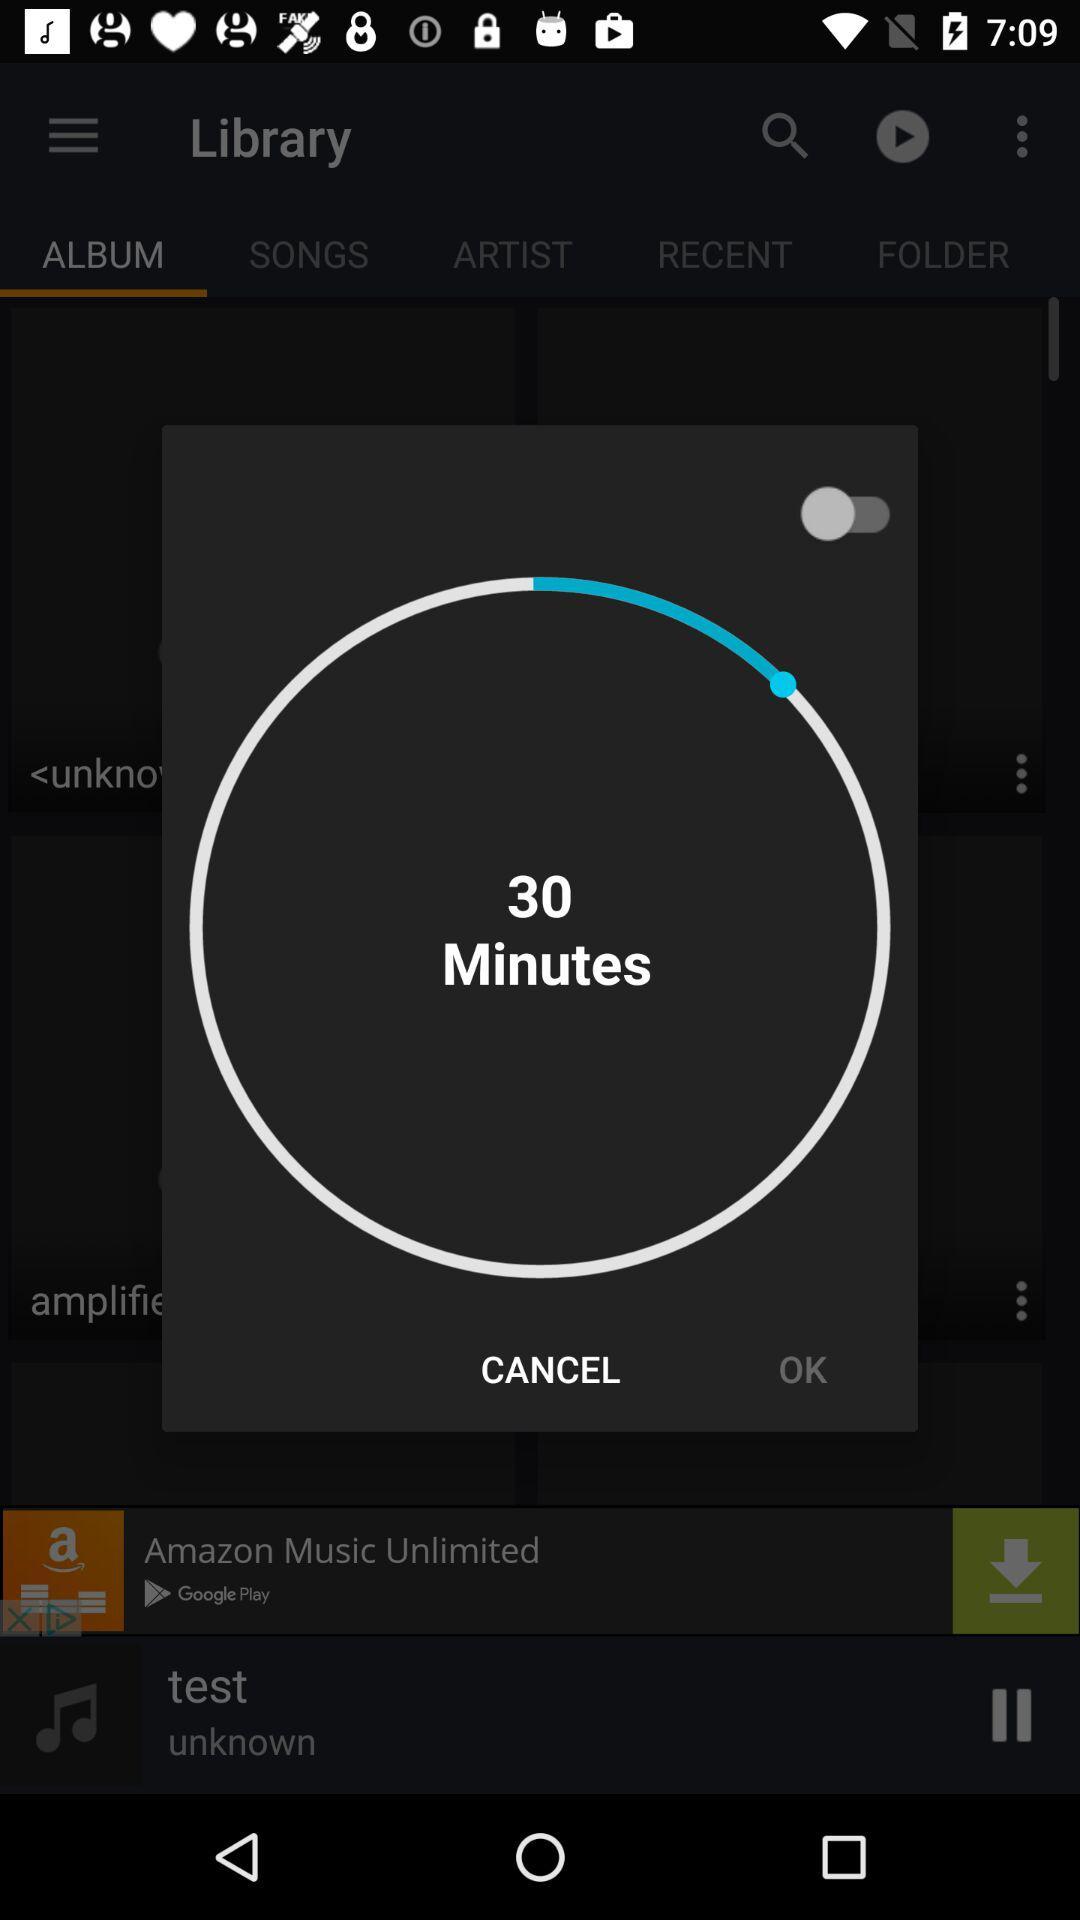 This screenshot has height=1920, width=1080. Describe the element at coordinates (801, 1367) in the screenshot. I see `icon to the right of cancel` at that location.